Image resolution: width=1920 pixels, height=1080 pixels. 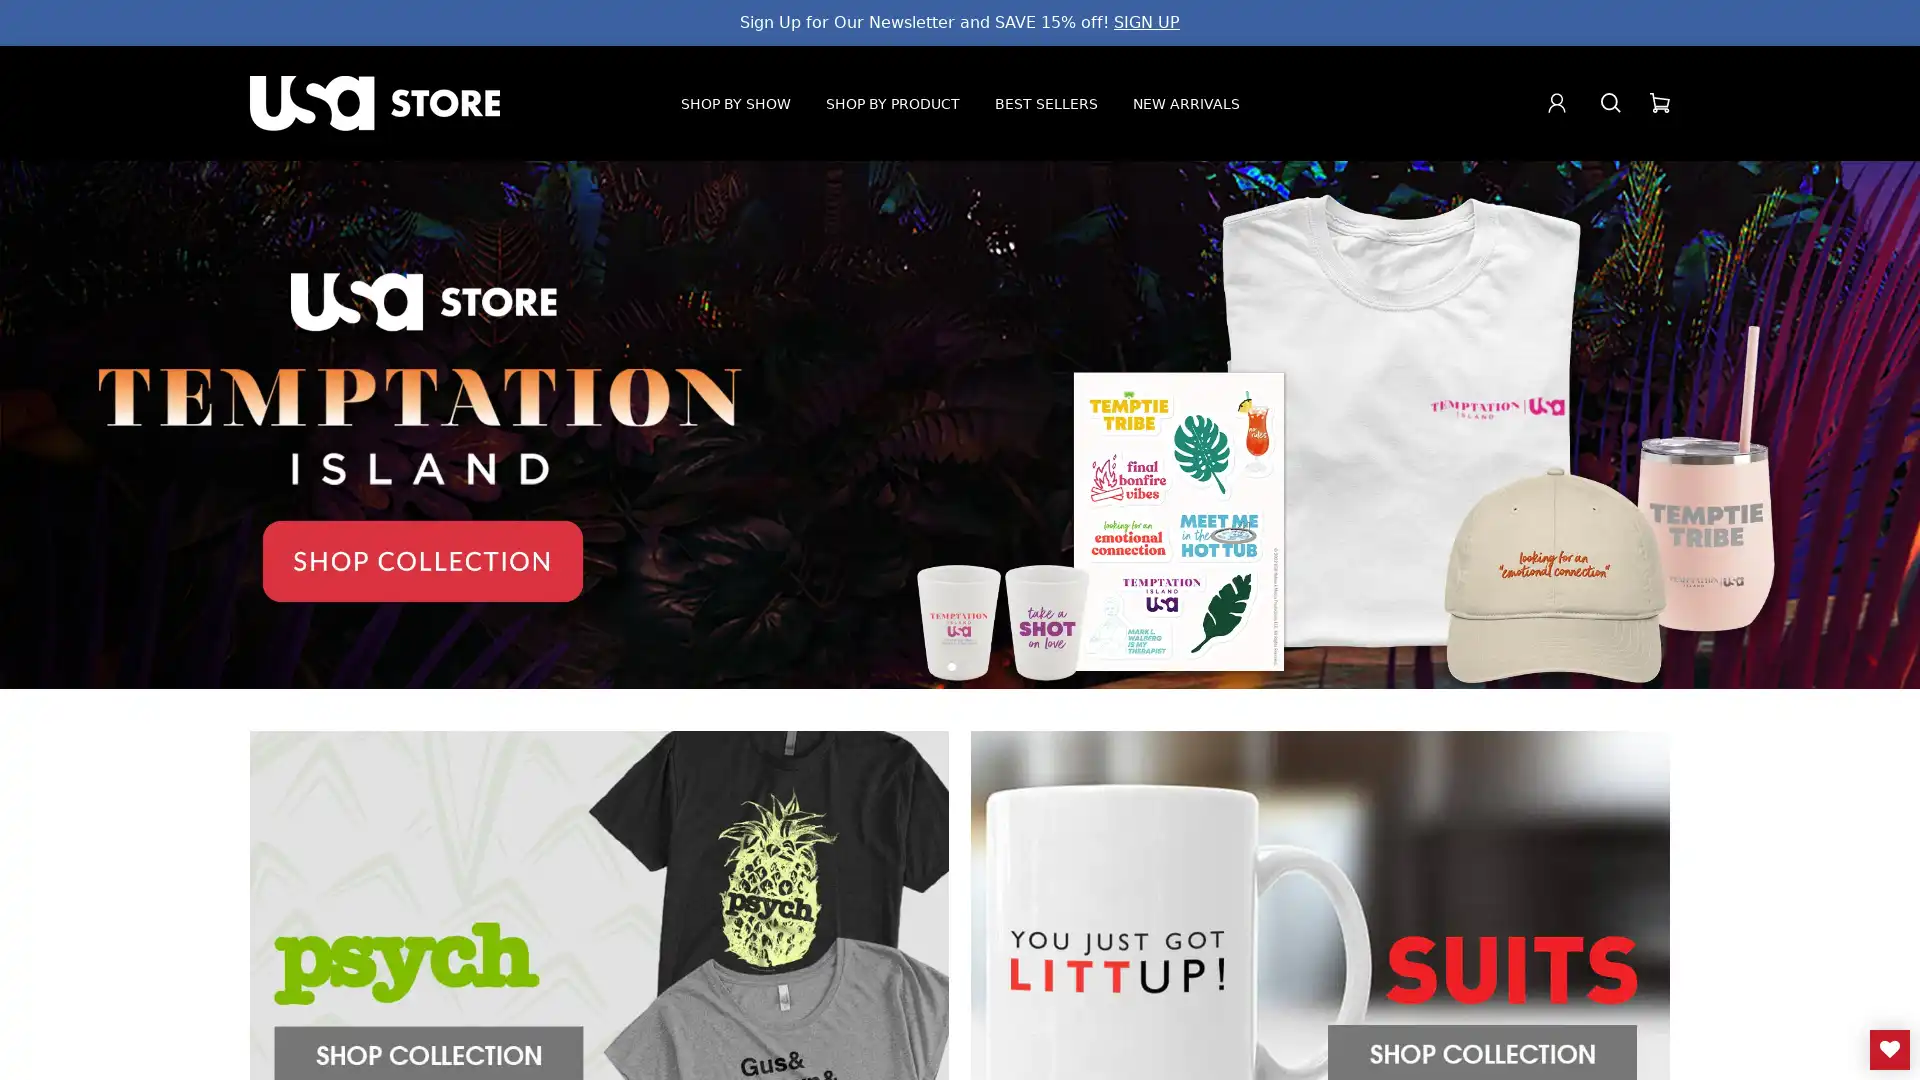 What do you see at coordinates (1671, 1044) in the screenshot?
I see `Manage Cookies` at bounding box center [1671, 1044].